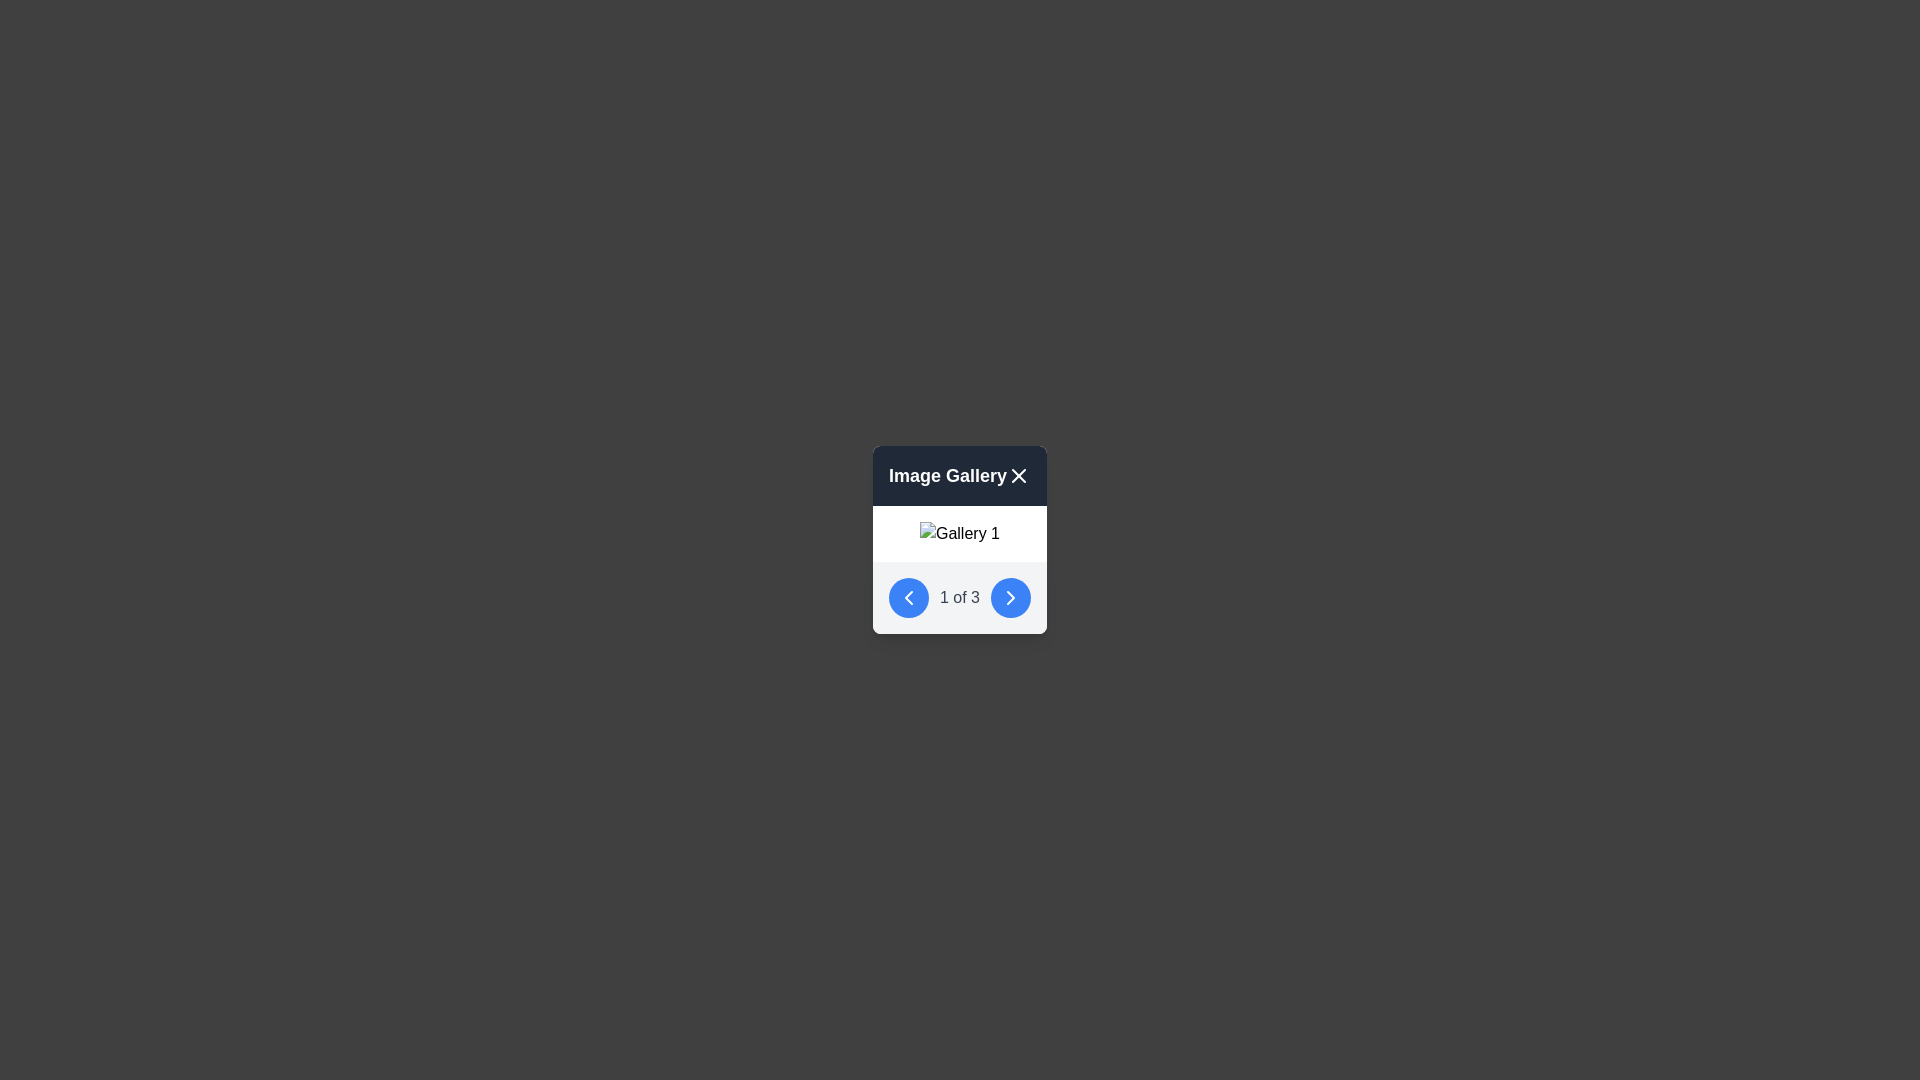  I want to click on the close button icon located in the top-right corner of the dark header labeled 'Image Gallery' to exit the image viewer, so click(1018, 475).